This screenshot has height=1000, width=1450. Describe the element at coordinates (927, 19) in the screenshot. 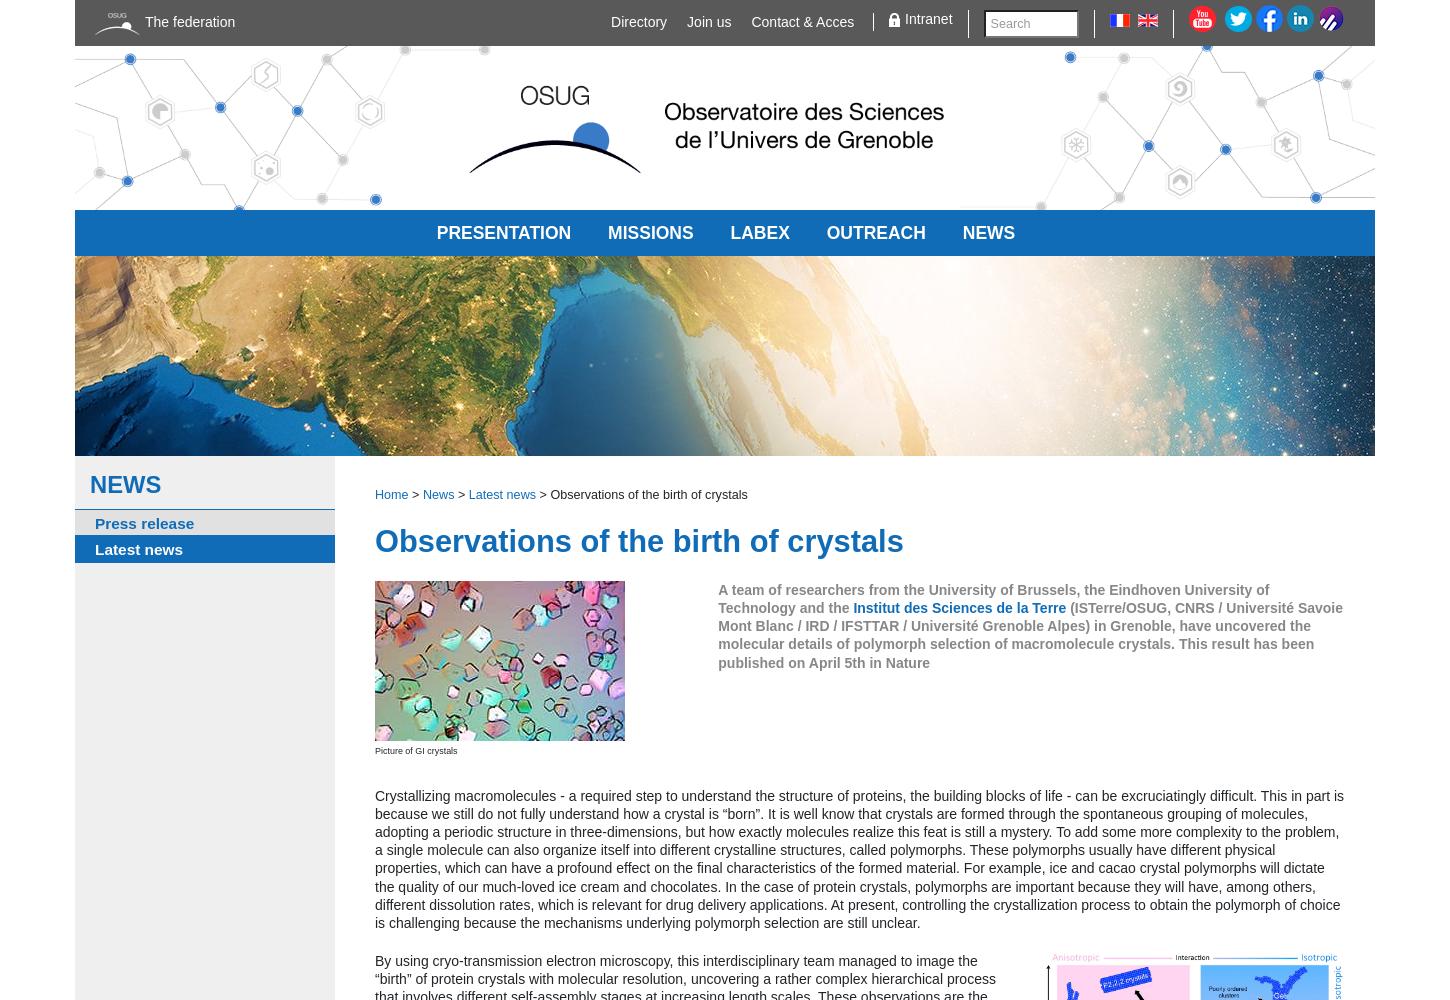

I see `'Intranet'` at that location.